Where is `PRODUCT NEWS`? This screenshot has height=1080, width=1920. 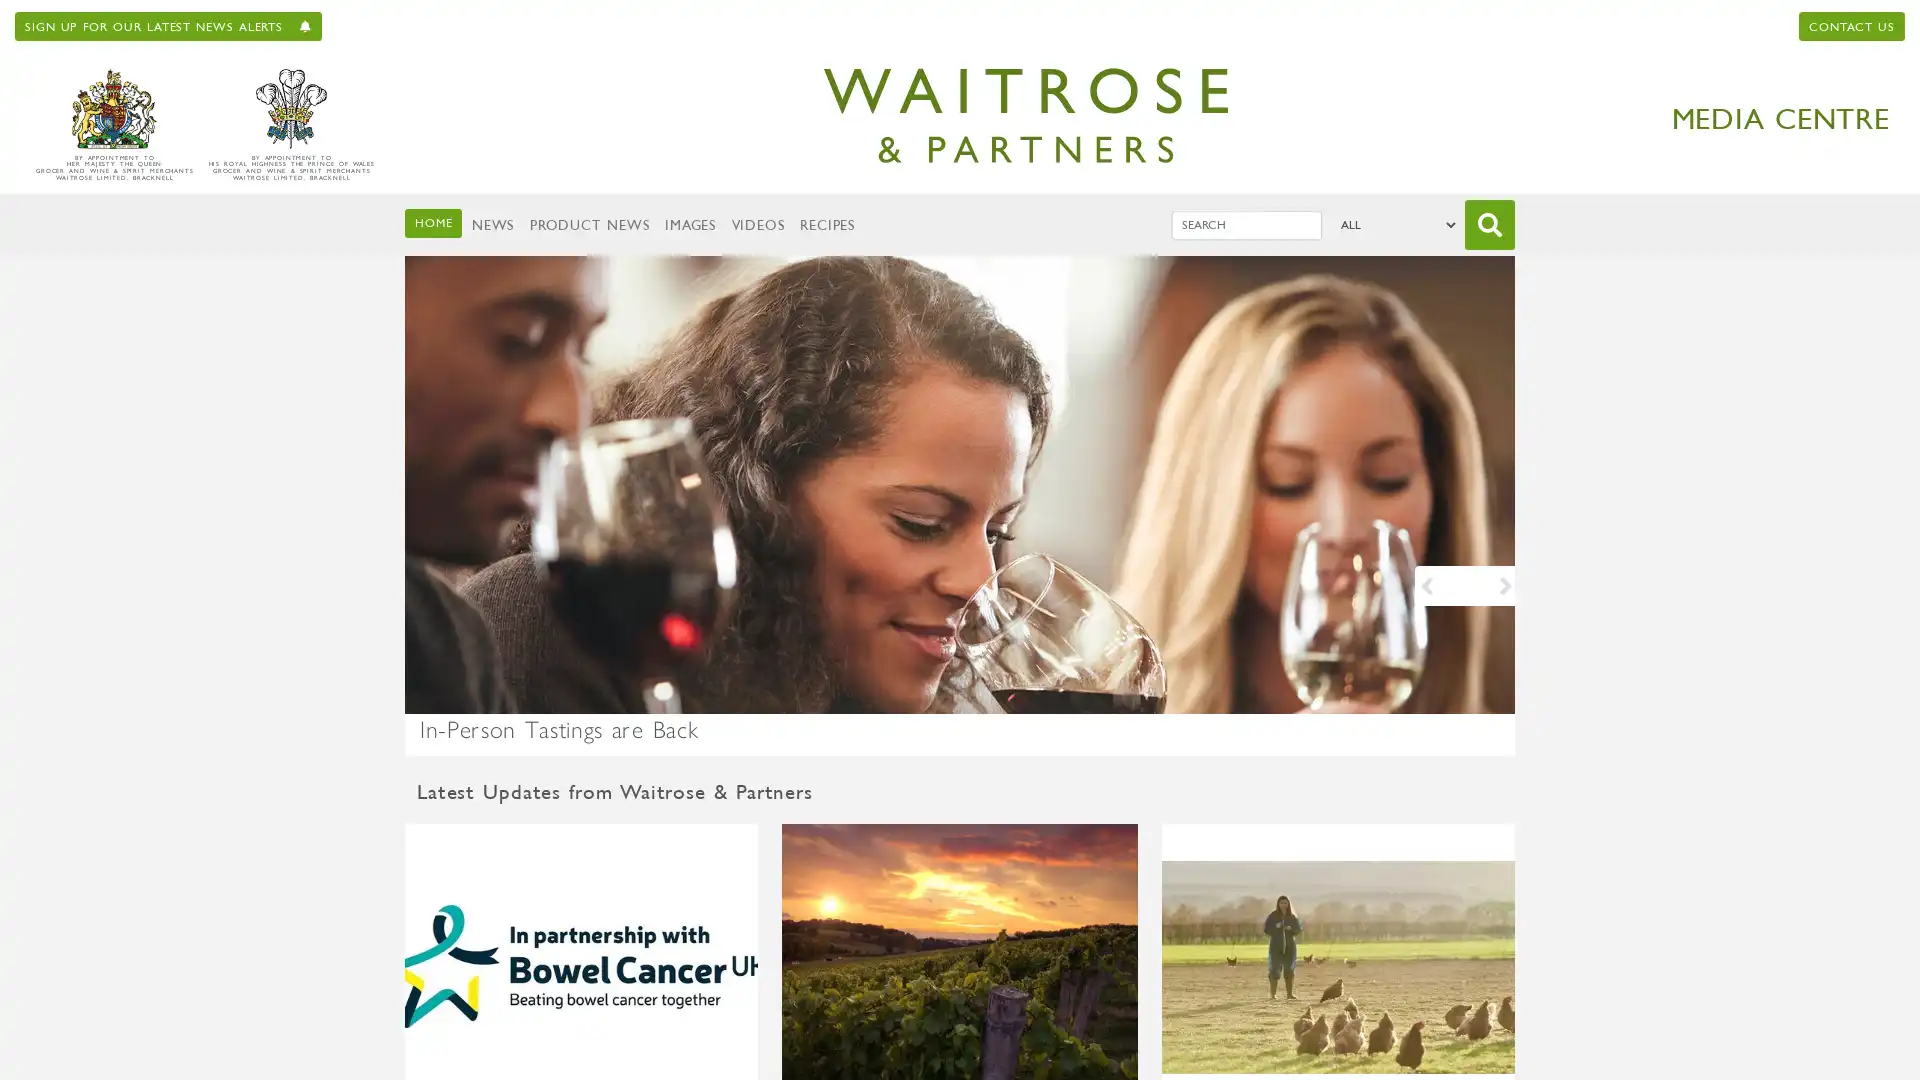
PRODUCT NEWS is located at coordinates (588, 224).